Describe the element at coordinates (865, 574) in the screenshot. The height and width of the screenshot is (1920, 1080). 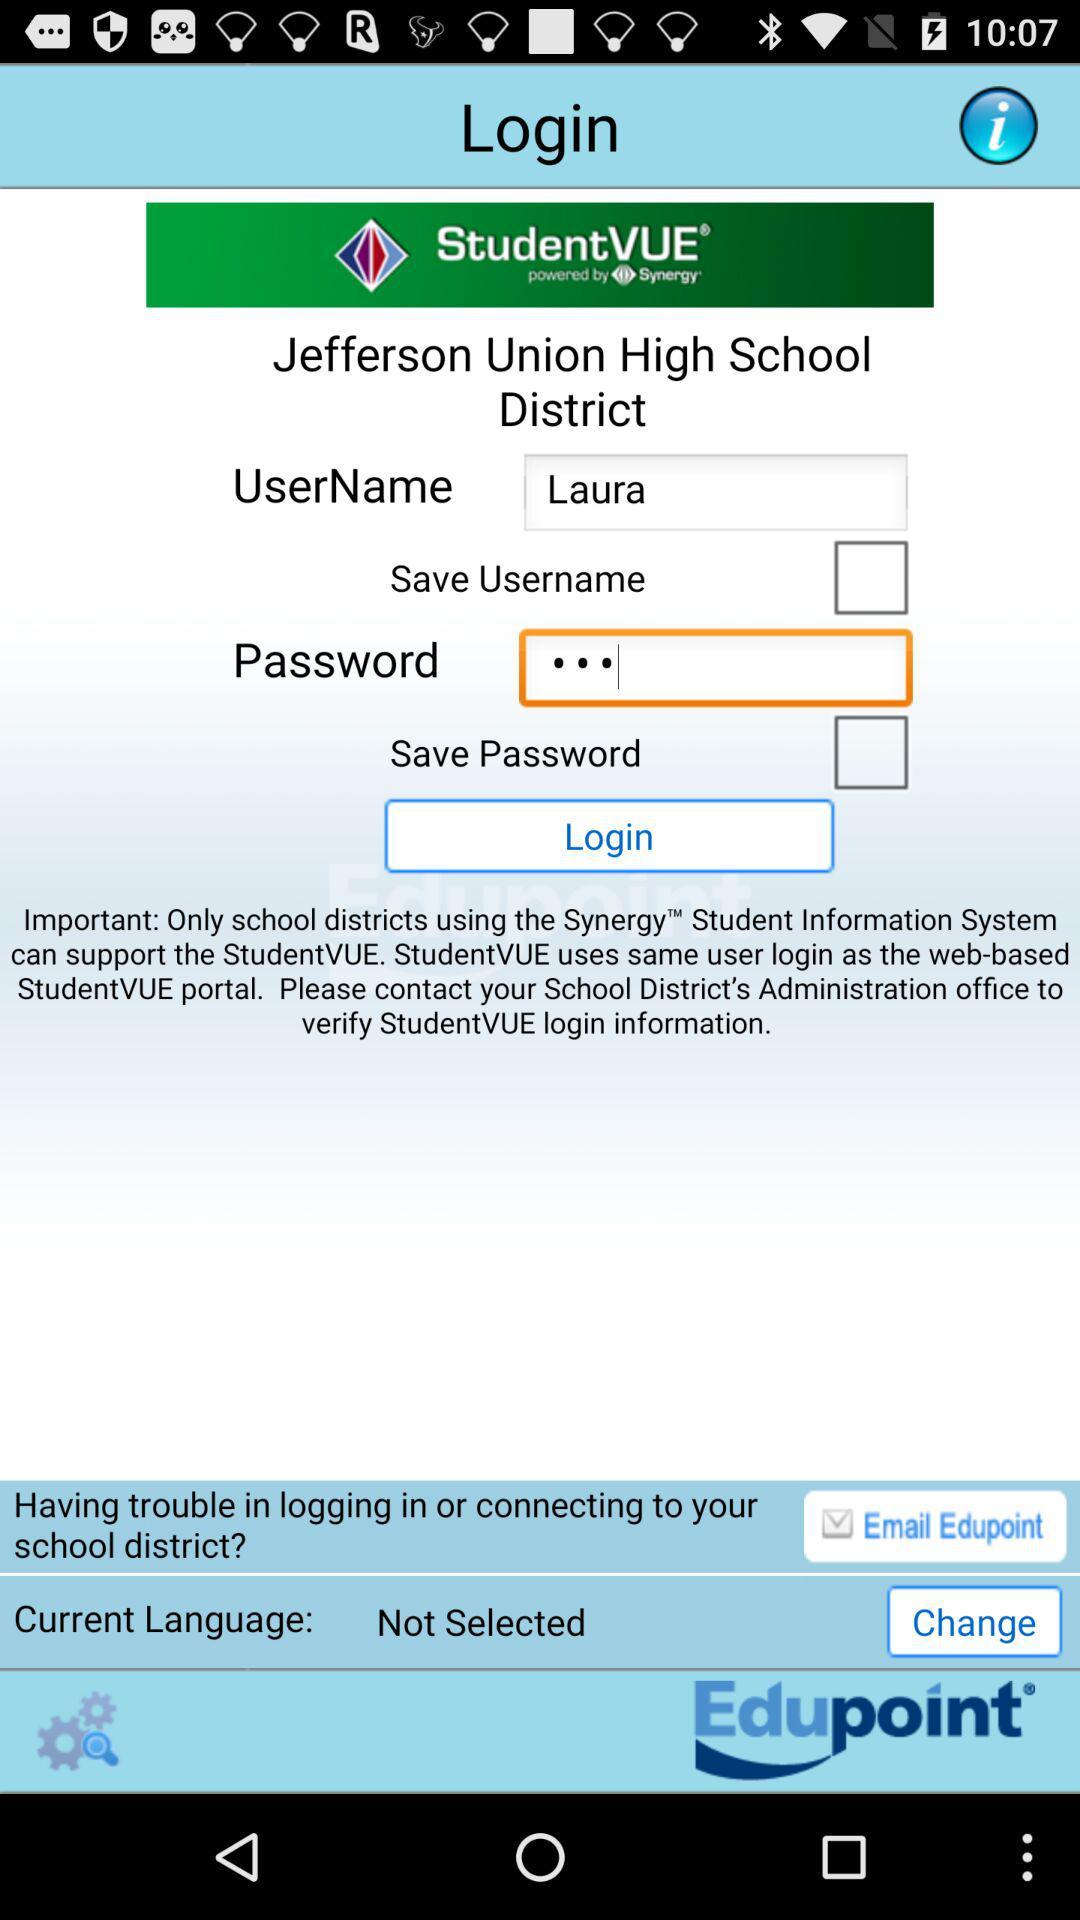
I see `click the box` at that location.